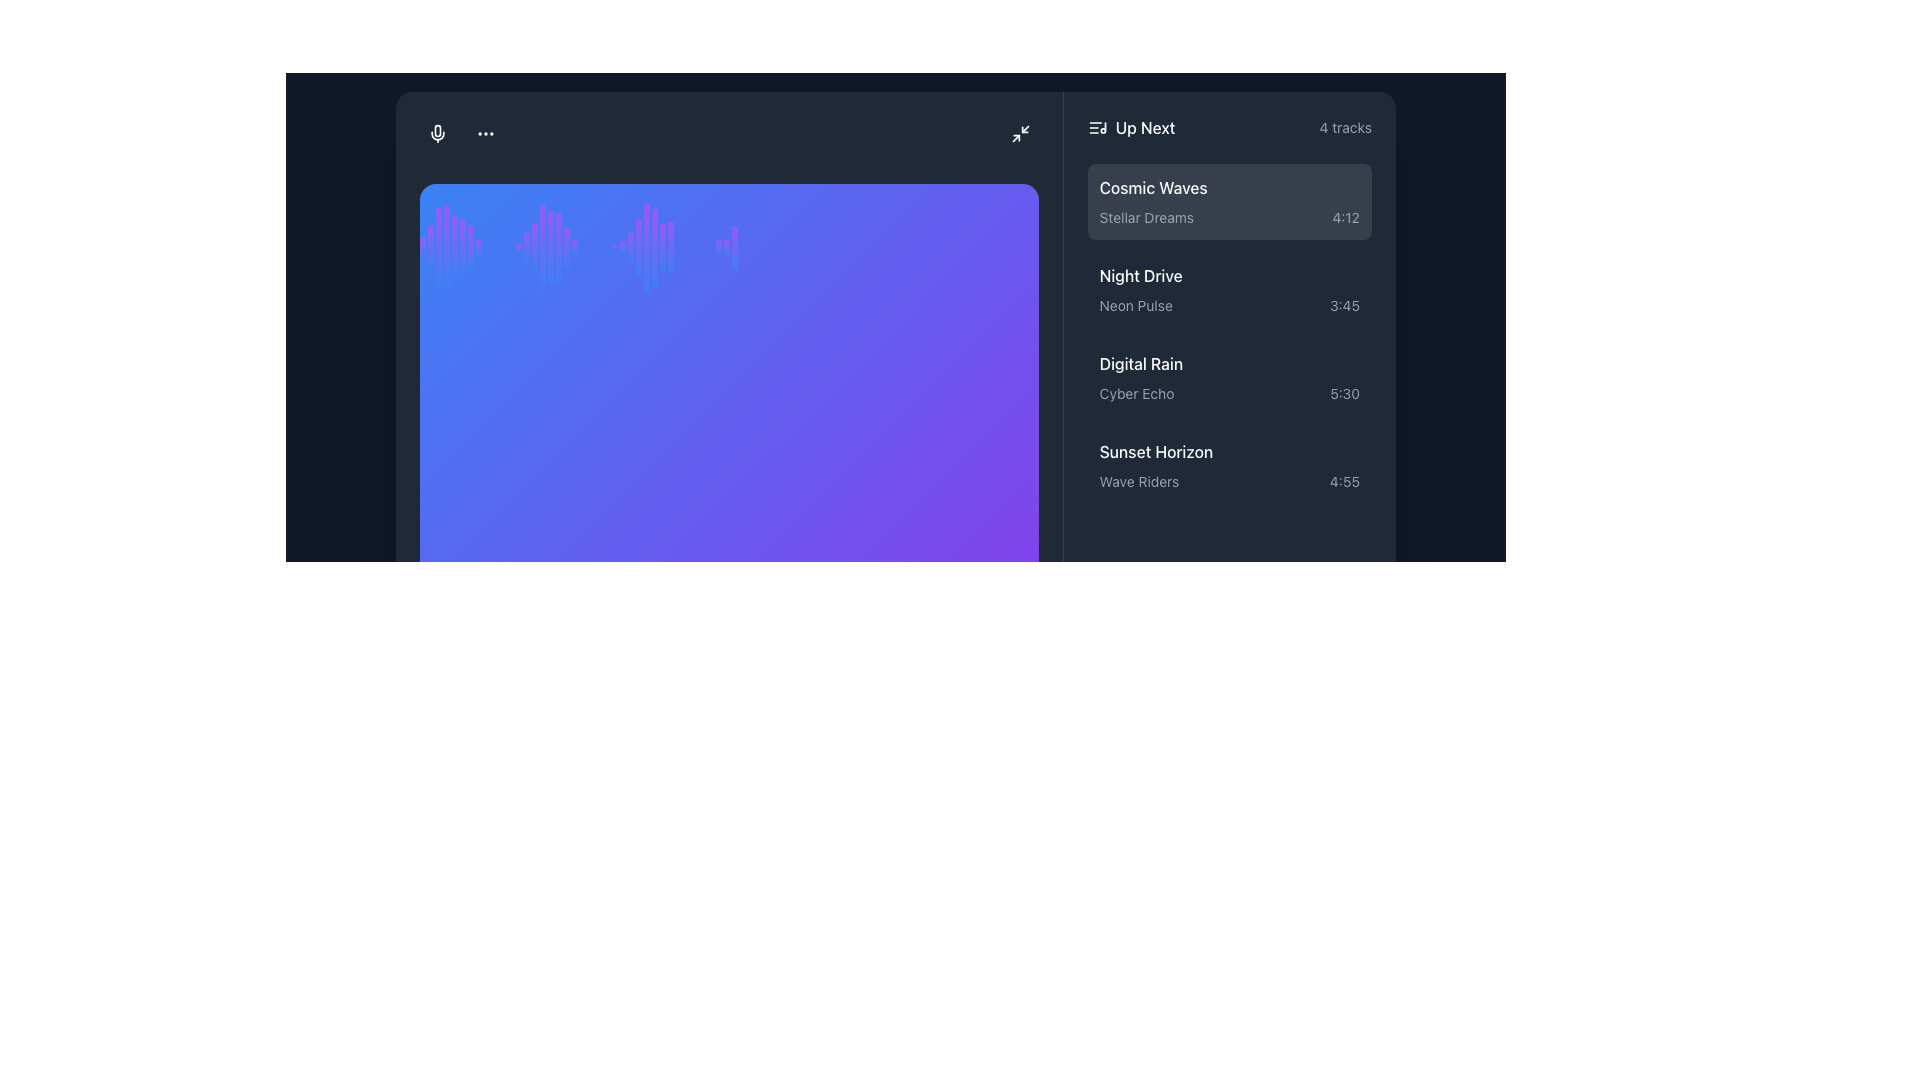 The image size is (1920, 1080). Describe the element at coordinates (1131, 127) in the screenshot. I see `heading or label text that indicates the purpose of the list of upcoming tracks or playlist, located in the upper-right area of the interface, immediately left of the '4 tracks' label` at that location.